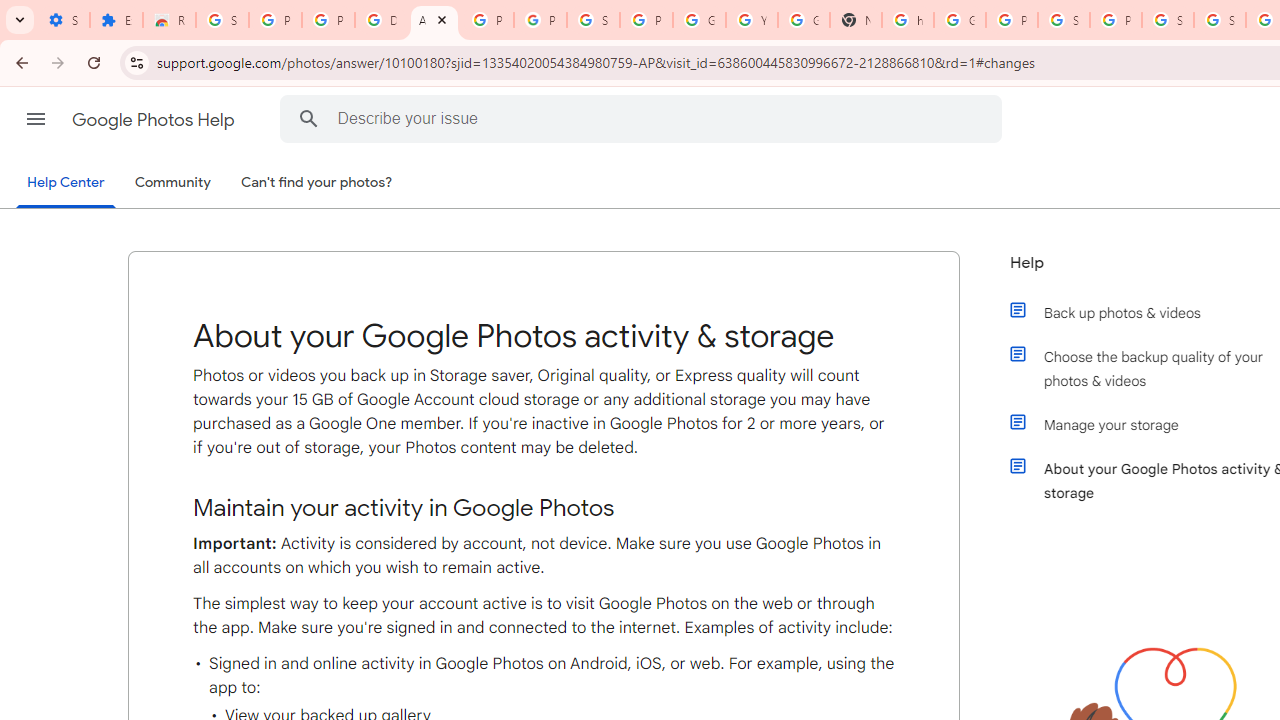 This screenshot has width=1280, height=720. Describe the element at coordinates (154, 119) in the screenshot. I see `'Google Photos Help'` at that location.